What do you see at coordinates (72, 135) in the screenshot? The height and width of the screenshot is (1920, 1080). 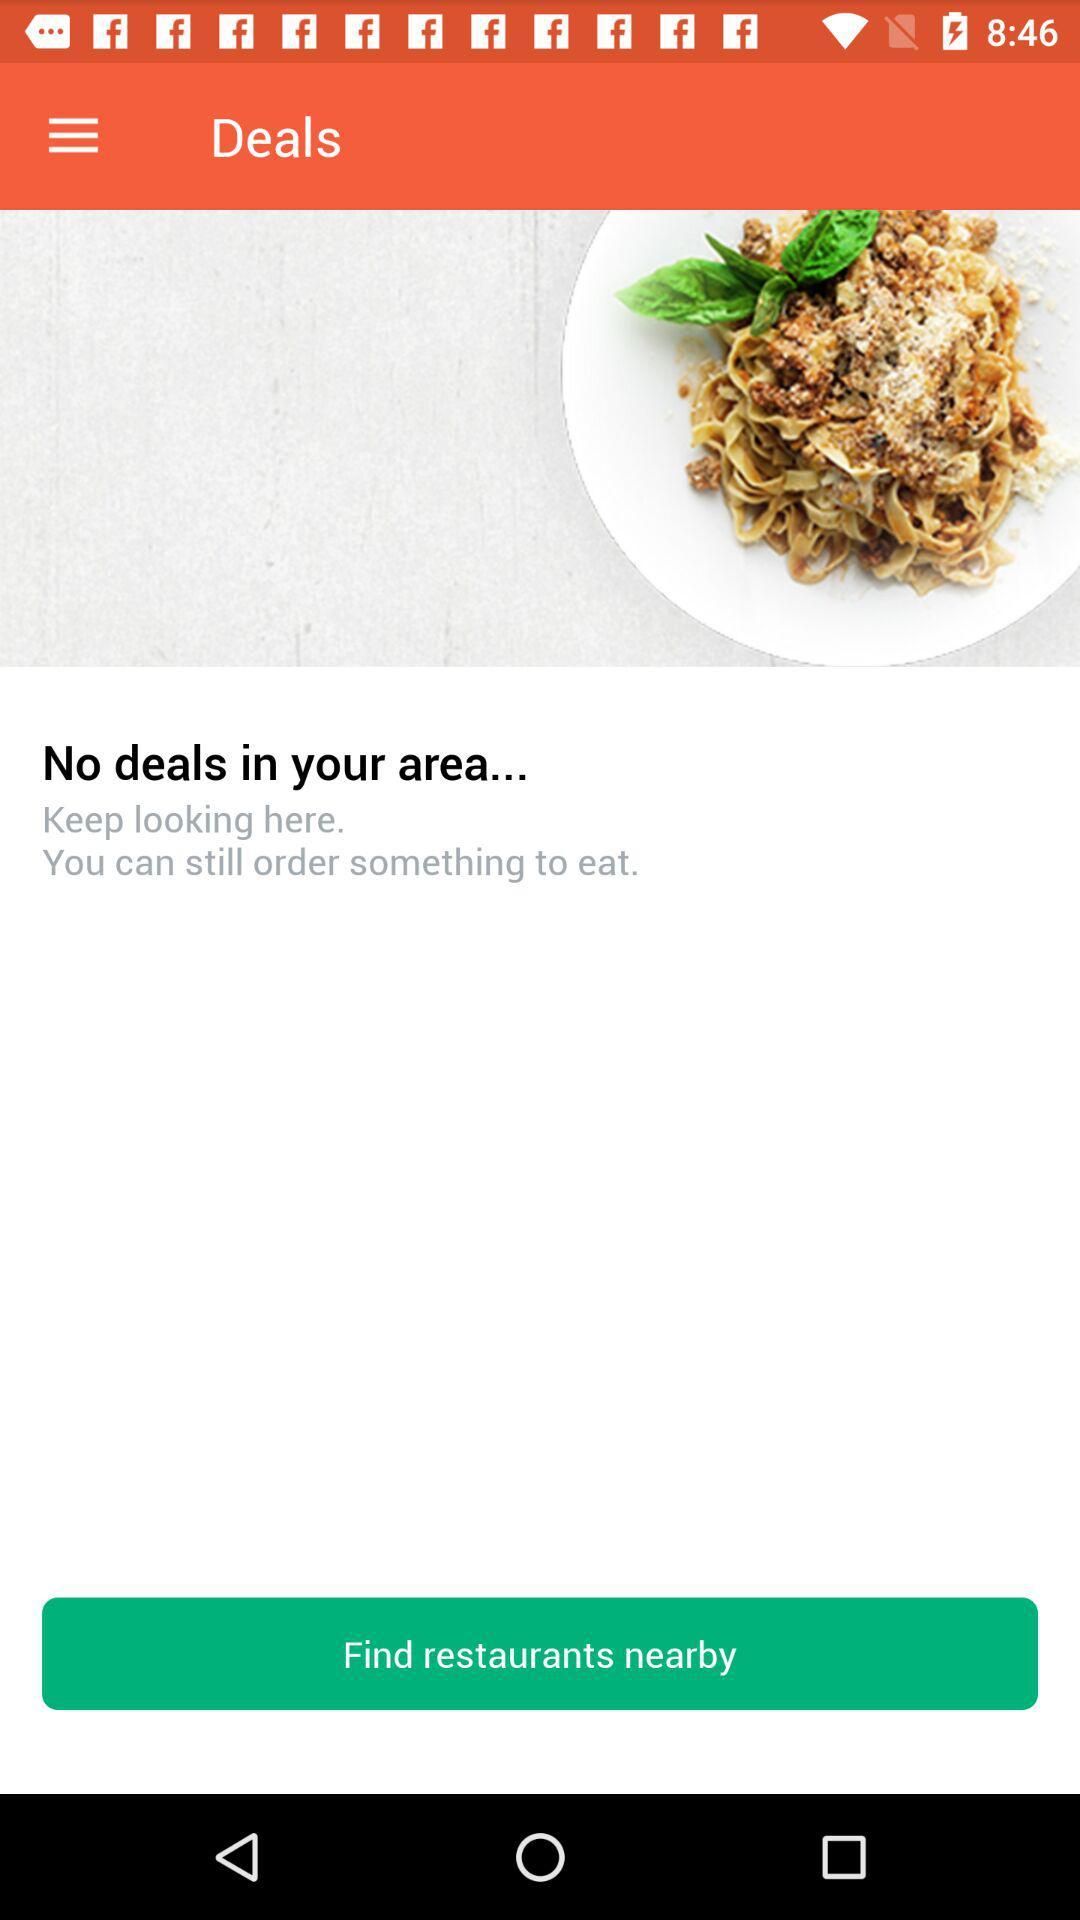 I see `more options` at bounding box center [72, 135].